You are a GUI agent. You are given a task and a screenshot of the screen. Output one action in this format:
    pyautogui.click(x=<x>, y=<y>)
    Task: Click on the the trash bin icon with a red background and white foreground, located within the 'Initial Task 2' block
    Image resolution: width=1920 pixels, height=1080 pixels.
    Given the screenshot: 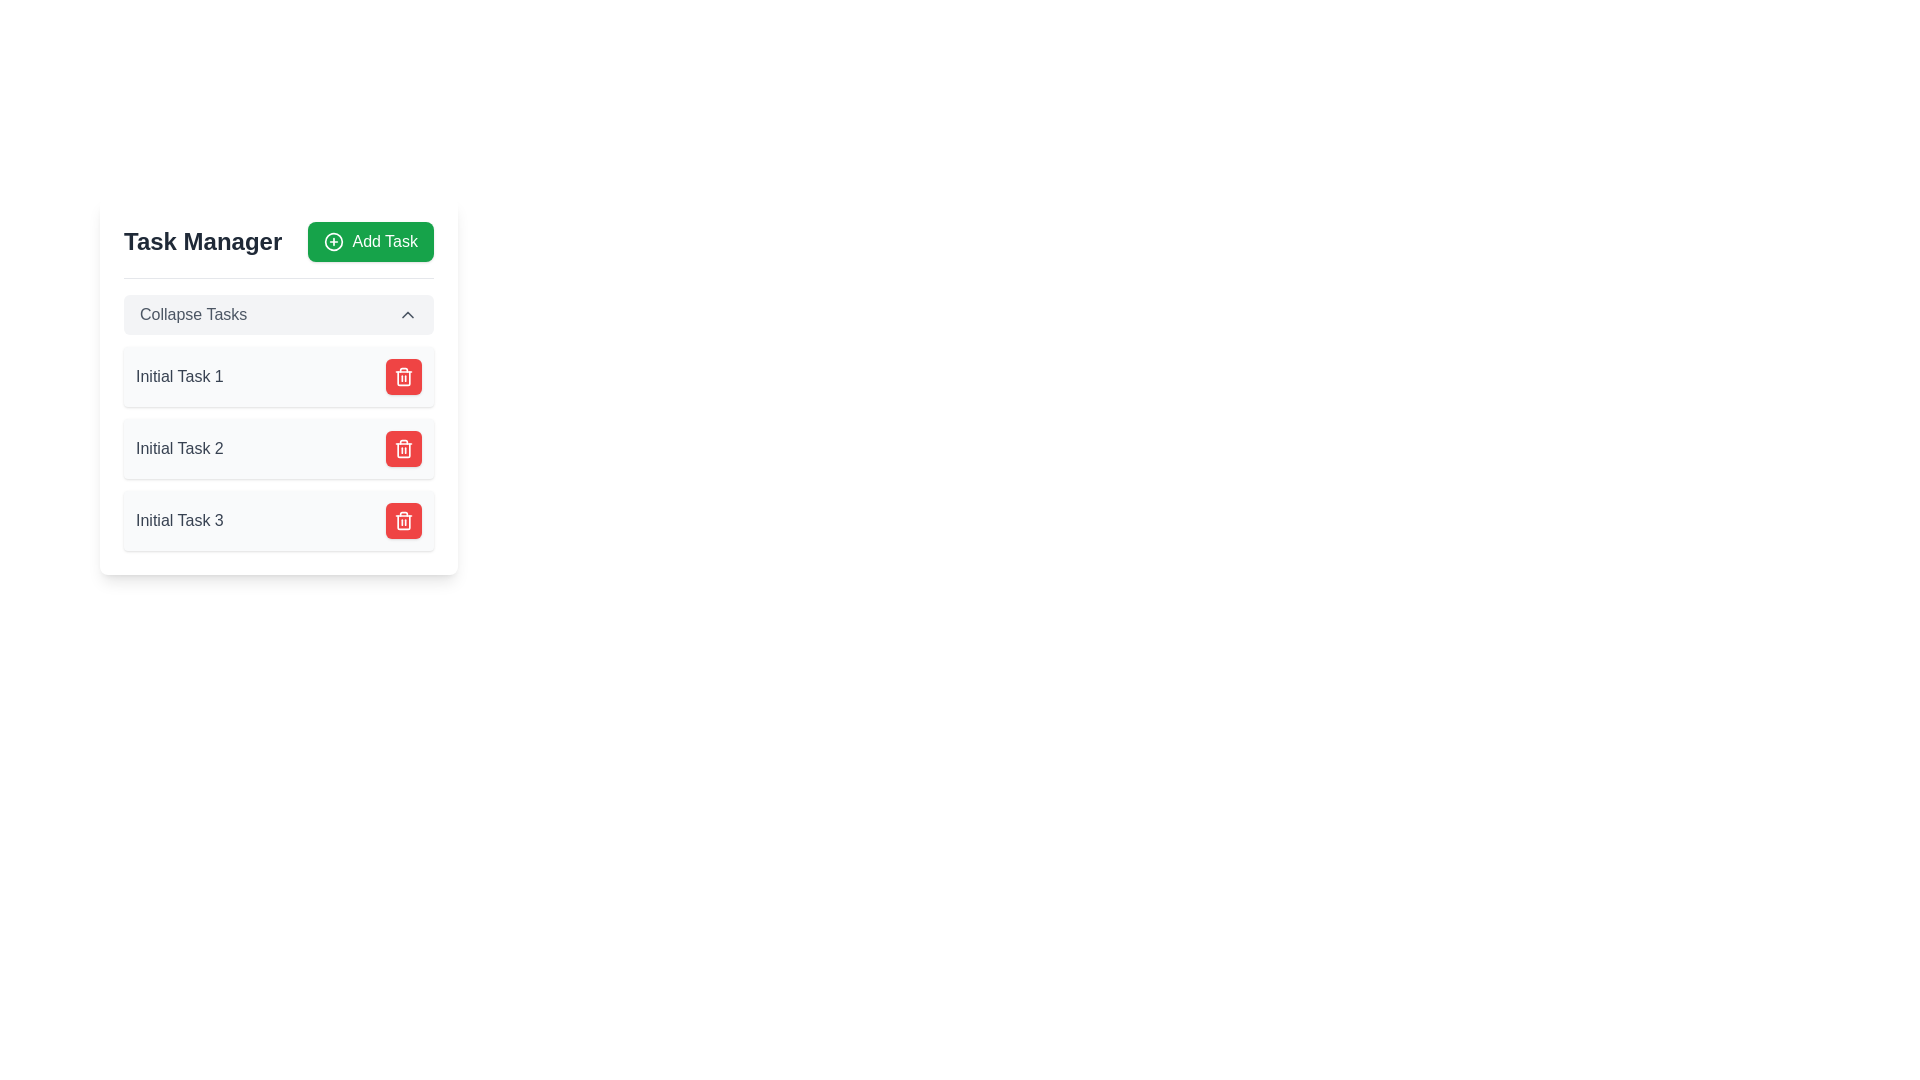 What is the action you would take?
    pyautogui.click(x=402, y=447)
    